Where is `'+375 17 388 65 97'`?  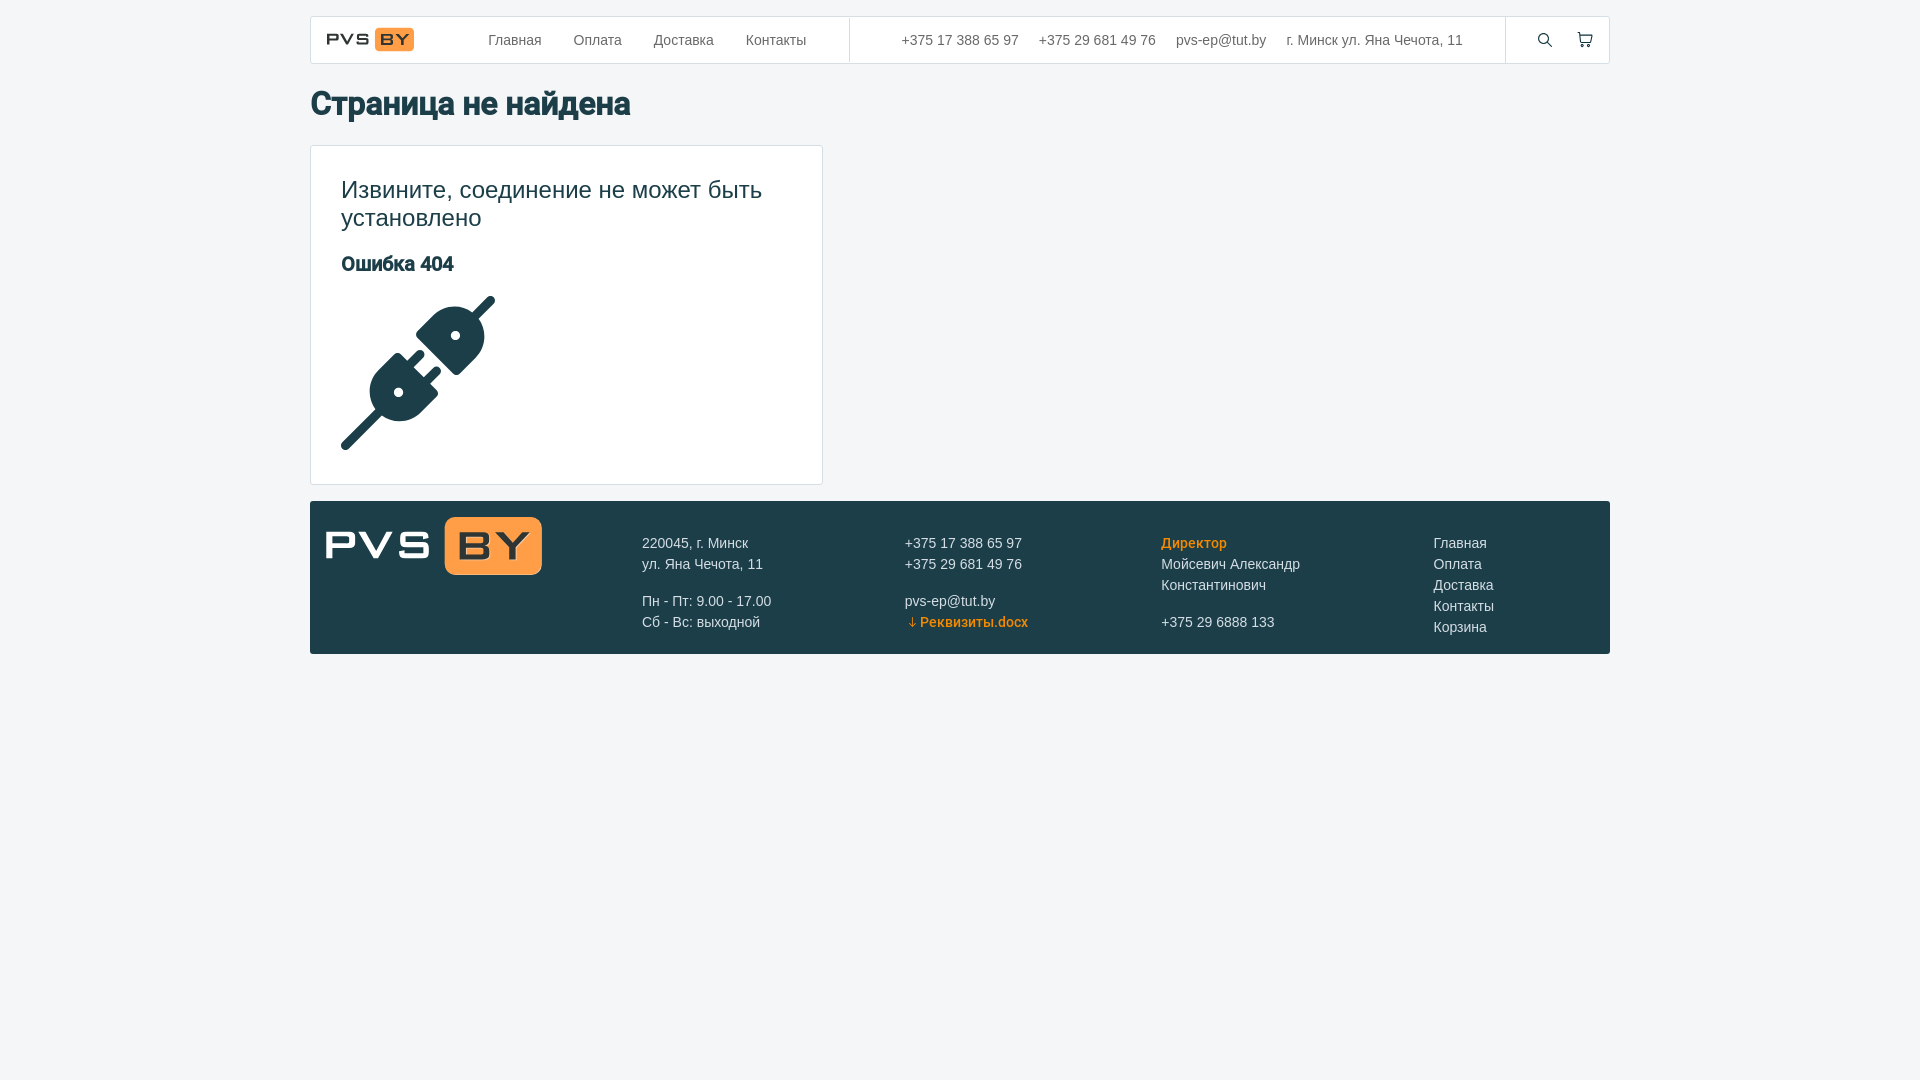 '+375 17 388 65 97' is located at coordinates (904, 543).